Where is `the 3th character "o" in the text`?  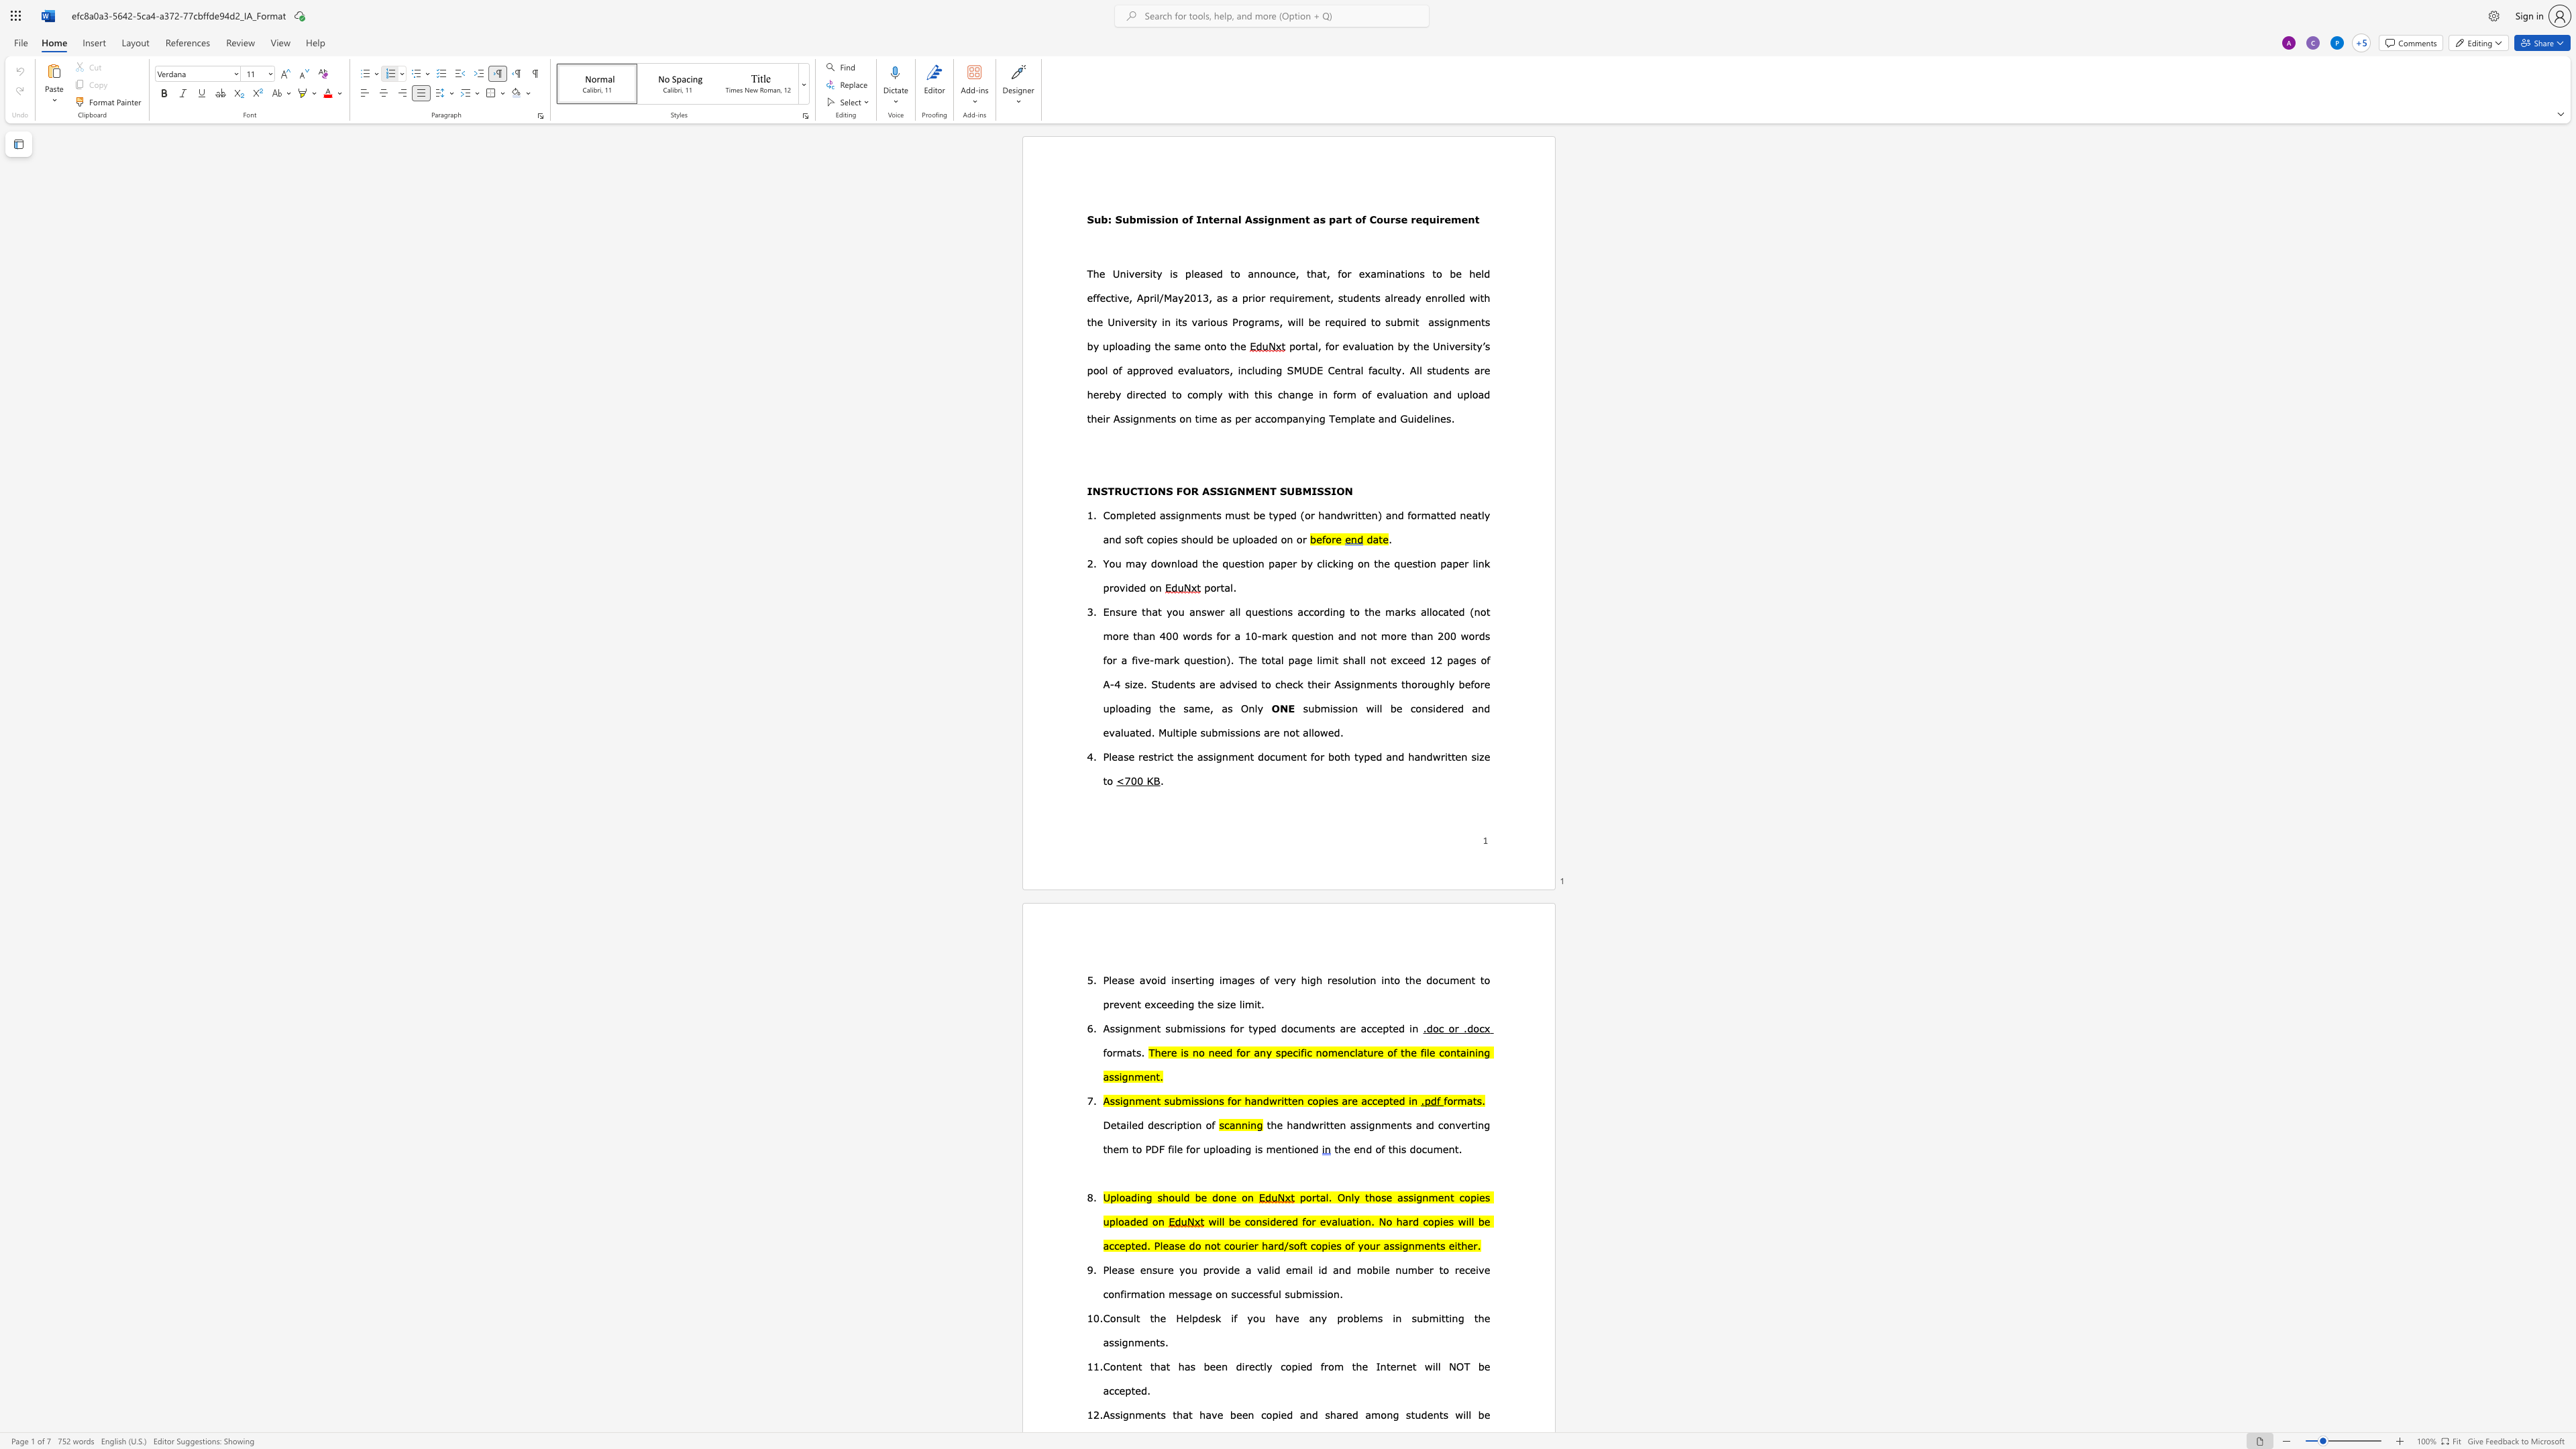 the 3th character "o" in the text is located at coordinates (1315, 1099).